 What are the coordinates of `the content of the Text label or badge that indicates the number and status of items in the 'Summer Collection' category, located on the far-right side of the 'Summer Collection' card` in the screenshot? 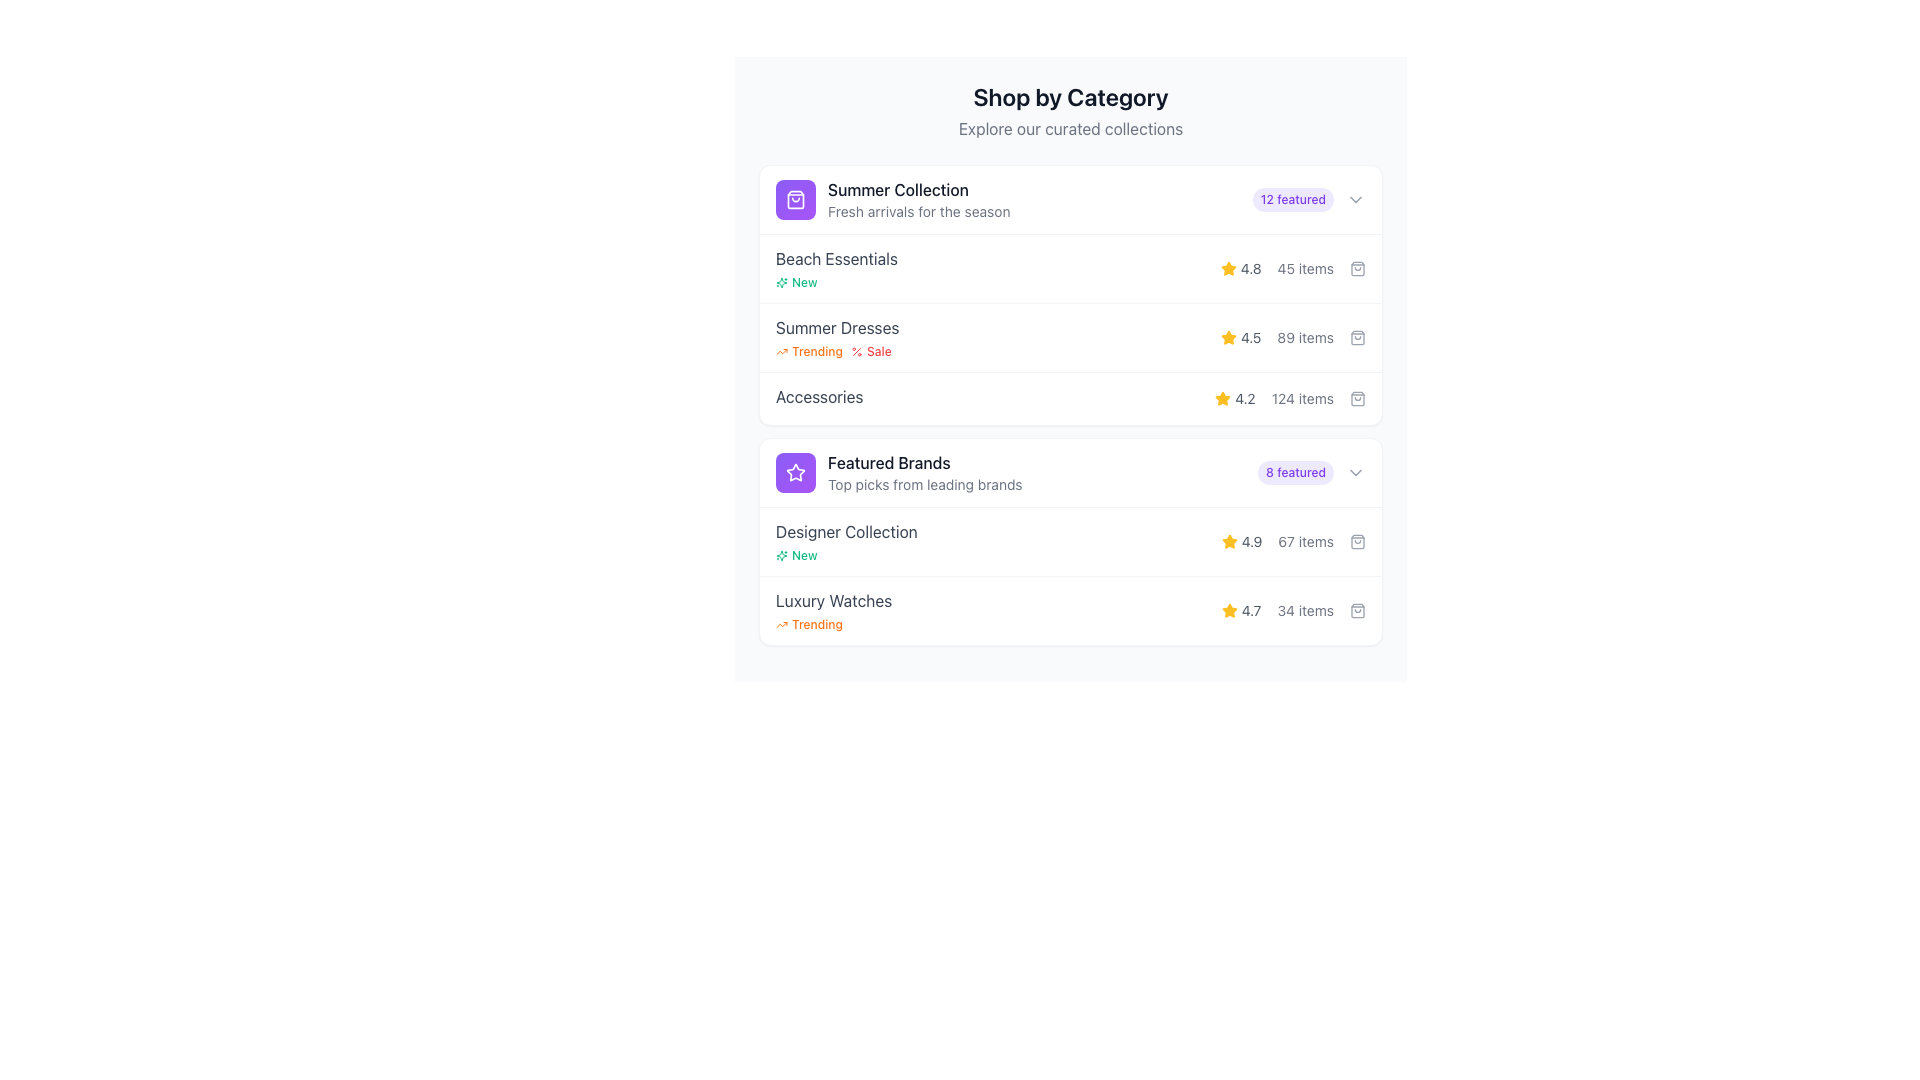 It's located at (1309, 200).